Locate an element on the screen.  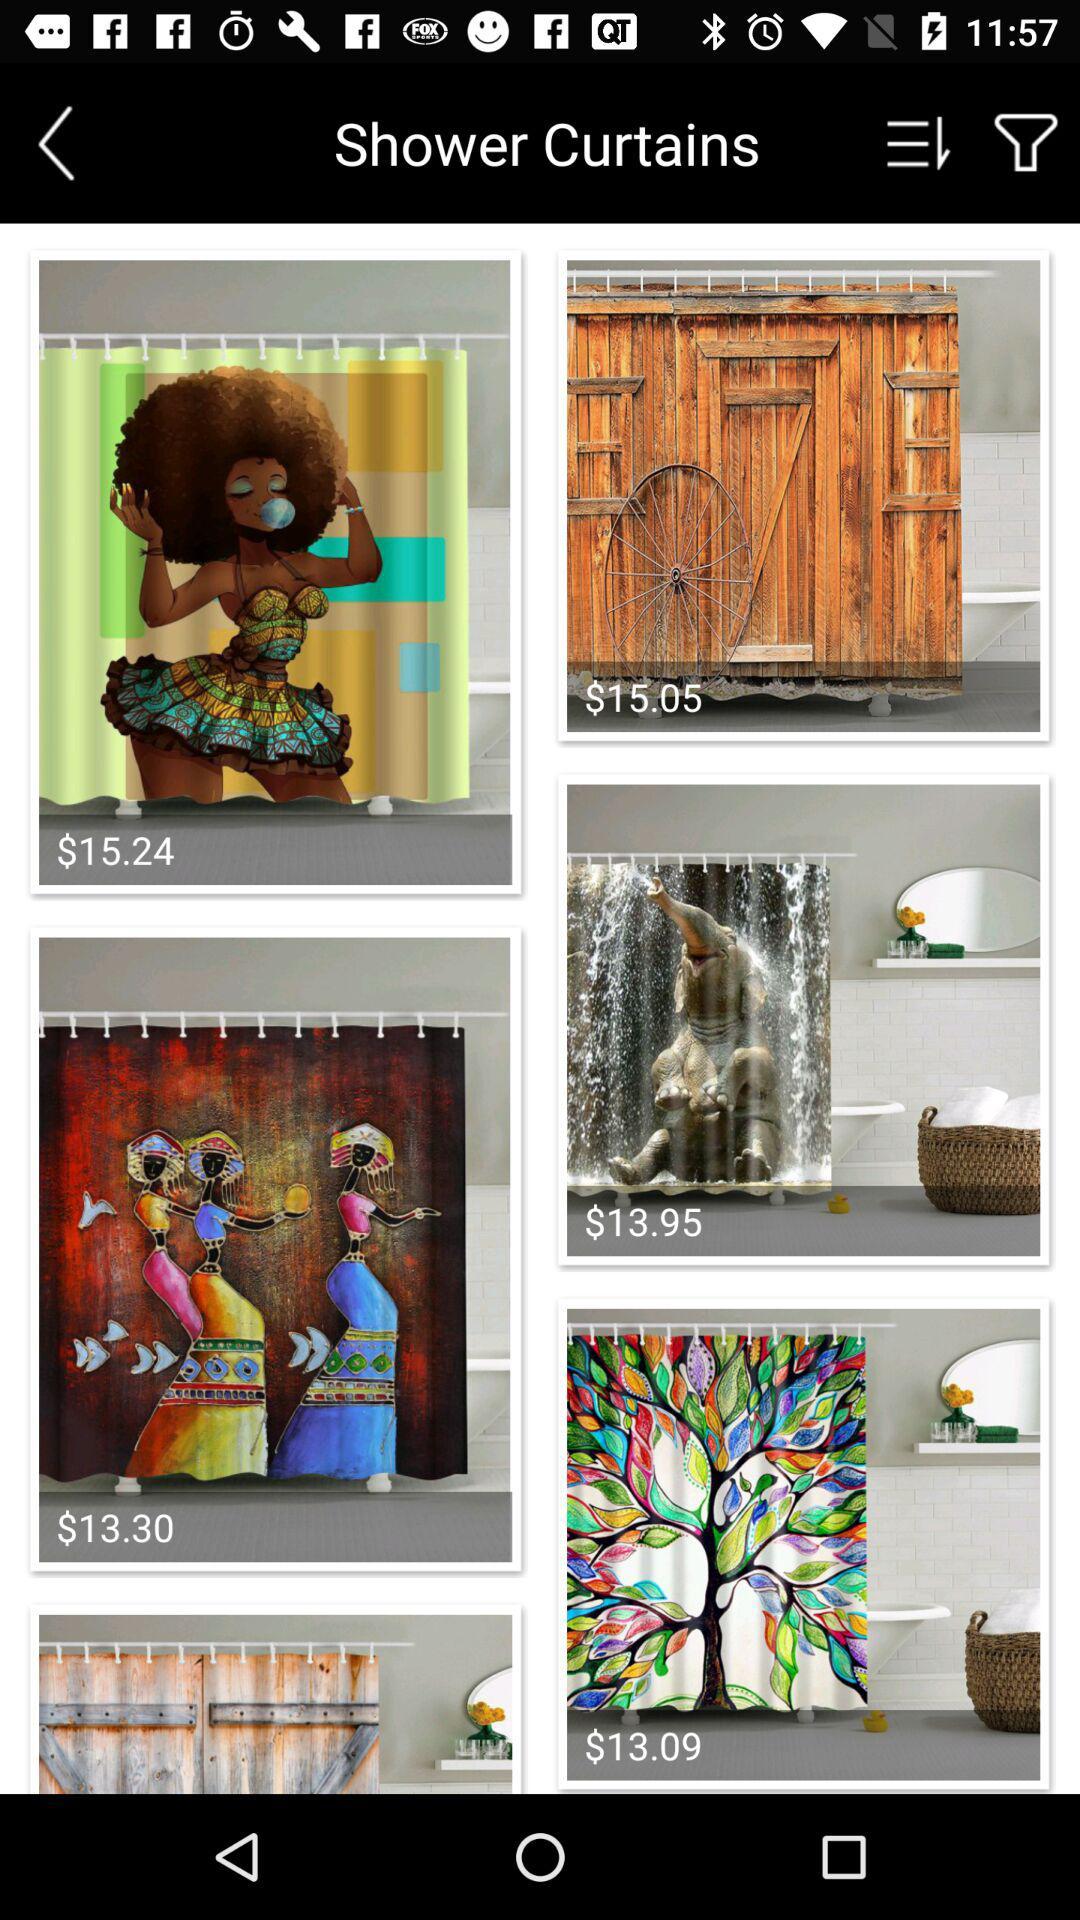
the filter icon is located at coordinates (1026, 142).